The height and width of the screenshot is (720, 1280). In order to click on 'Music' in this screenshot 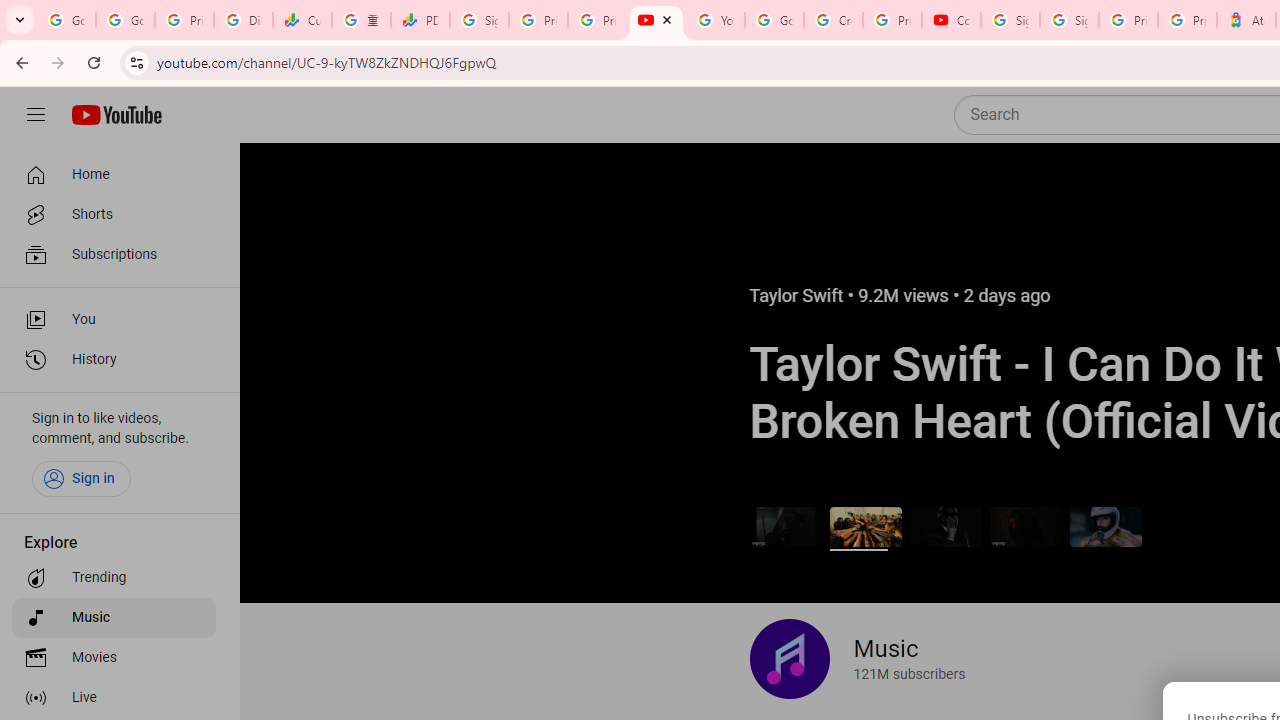, I will do `click(112, 617)`.